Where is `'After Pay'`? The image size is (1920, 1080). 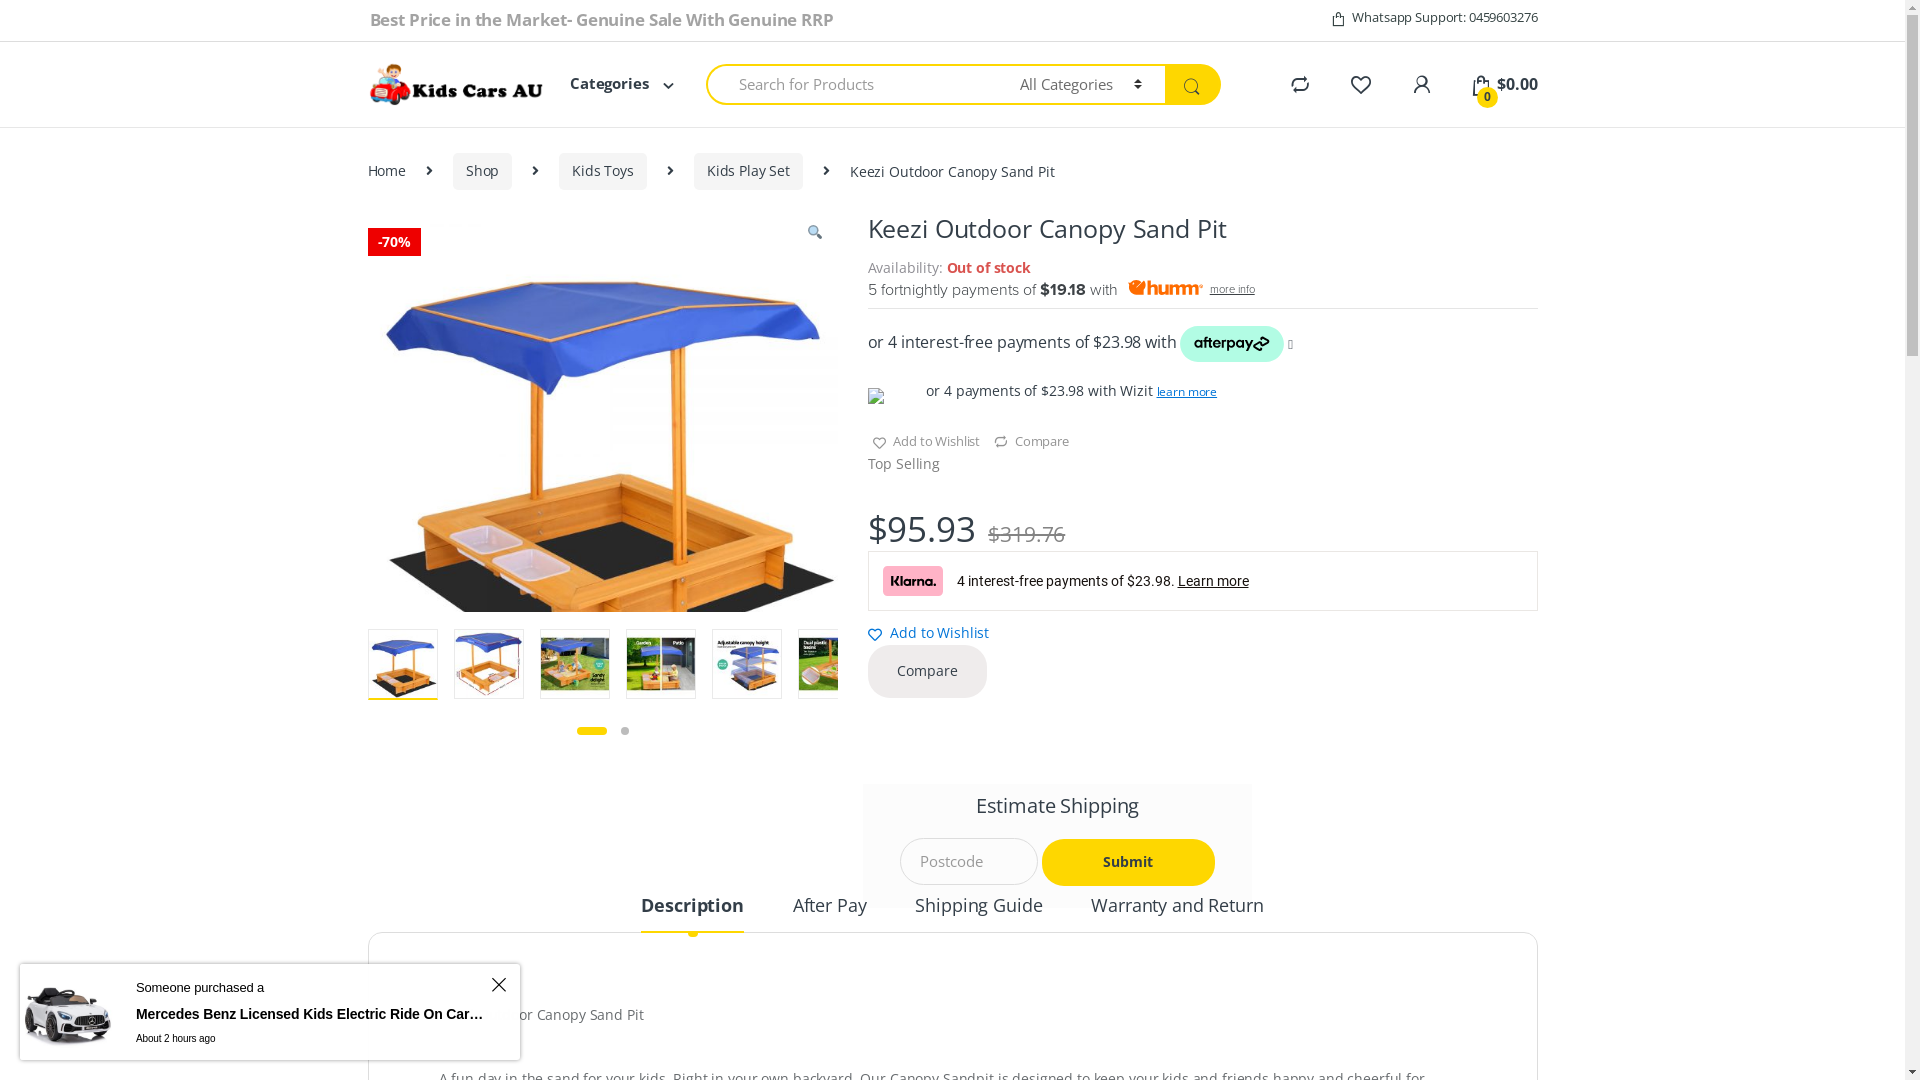 'After Pay' is located at coordinates (830, 914).